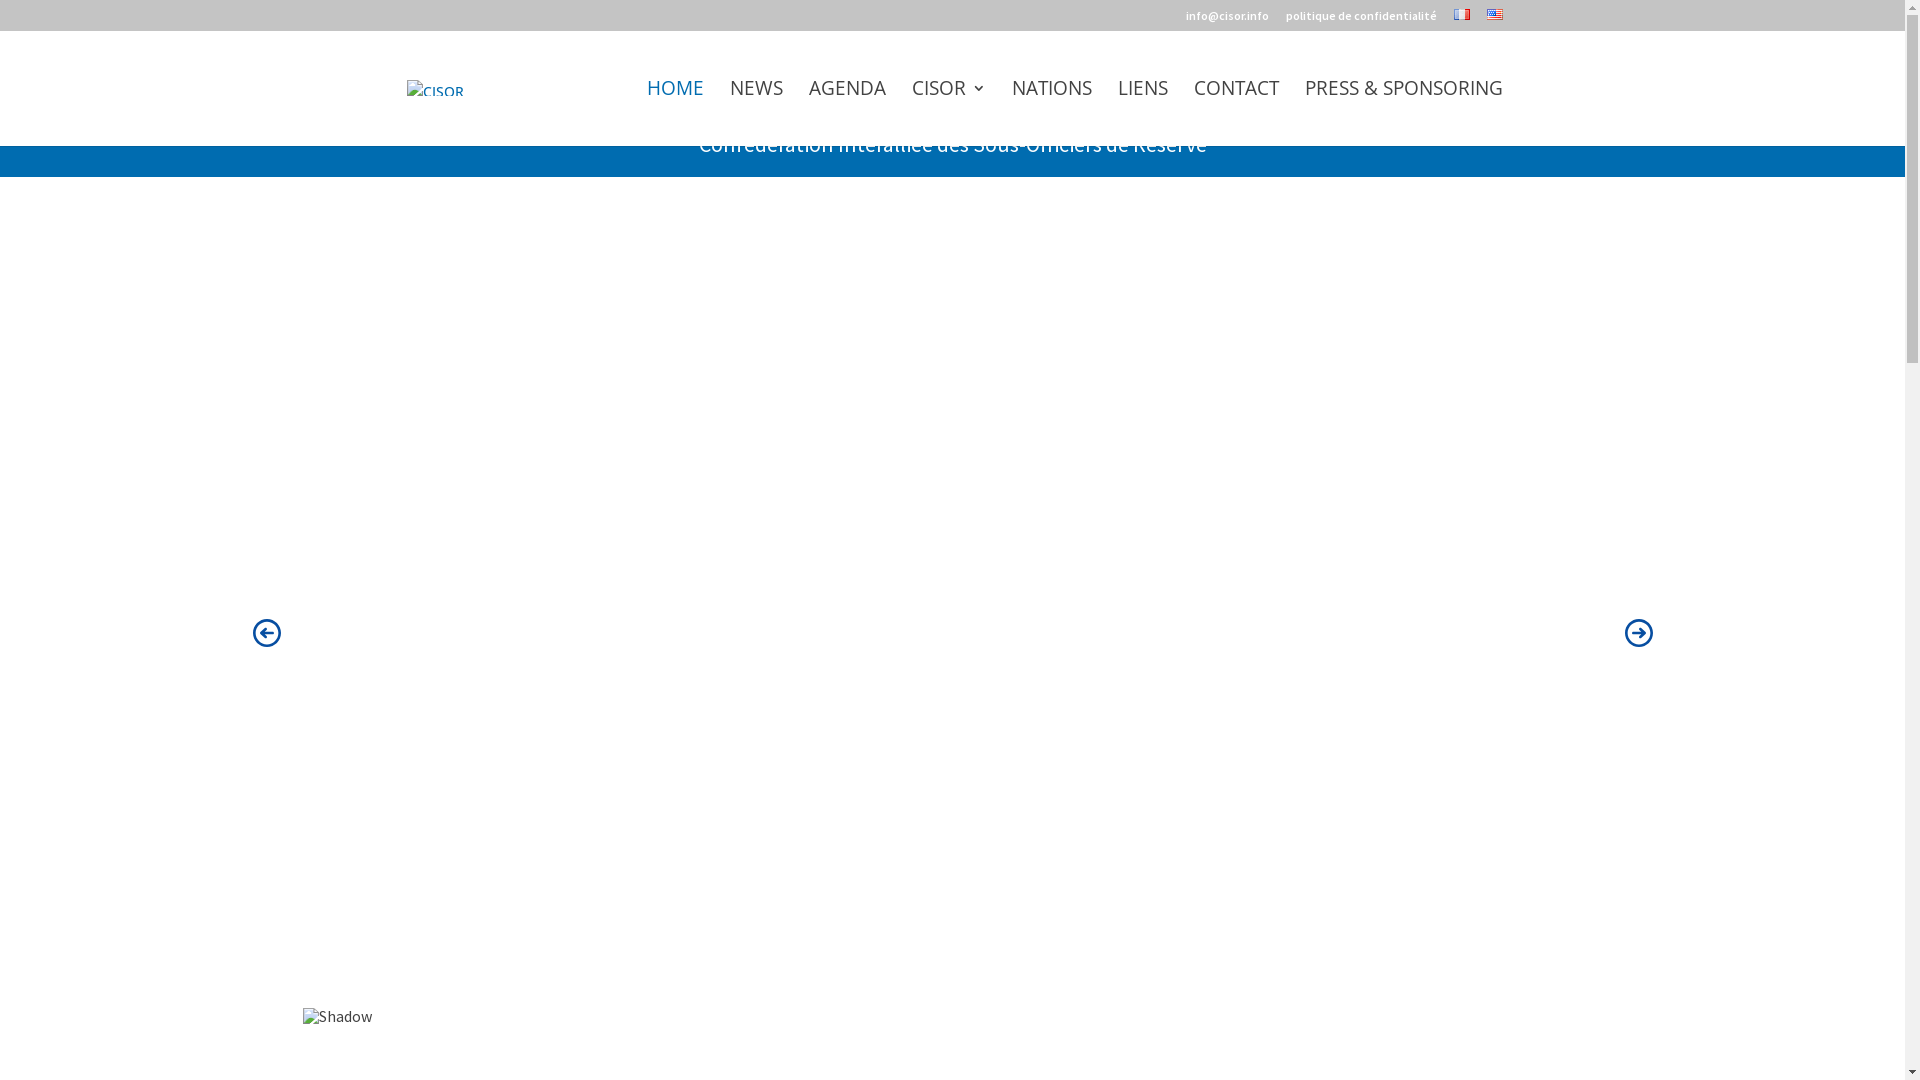 The height and width of the screenshot is (1080, 1920). I want to click on 'CISOR', so click(948, 113).